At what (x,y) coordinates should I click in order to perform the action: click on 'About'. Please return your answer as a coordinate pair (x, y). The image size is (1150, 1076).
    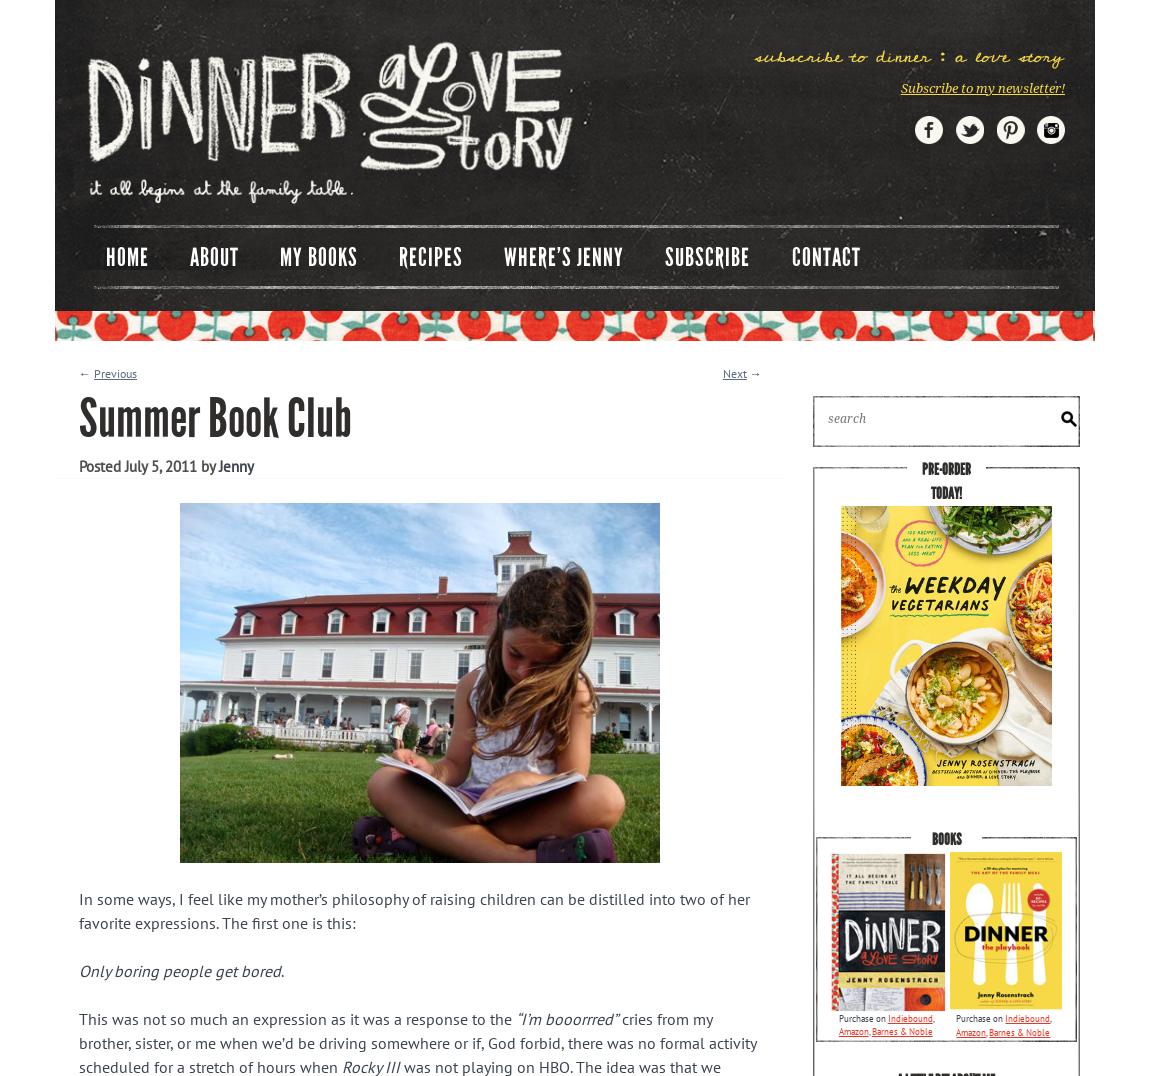
    Looking at the image, I should click on (212, 256).